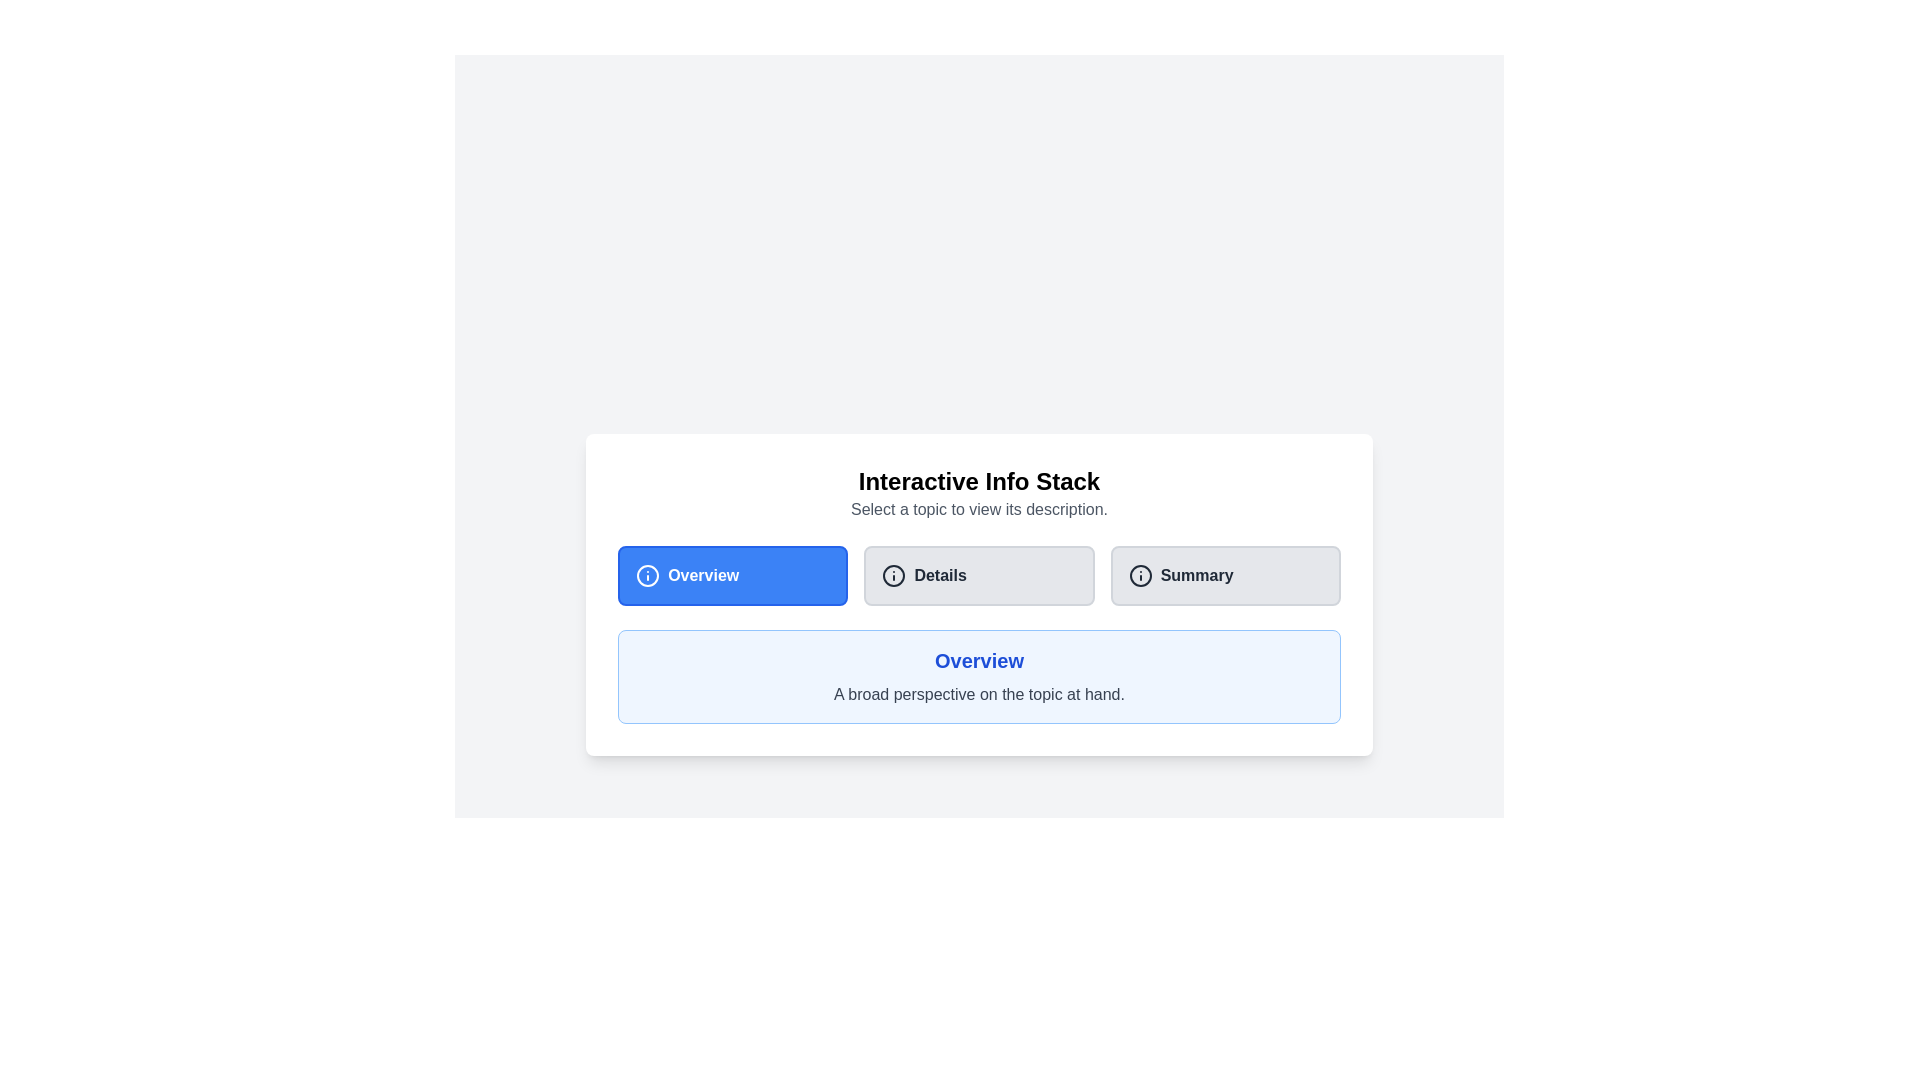 The image size is (1920, 1080). What do you see at coordinates (703, 575) in the screenshot?
I see `the bold 'Overview' text inside the leftmost blue button in a row of three buttons labeled 'Overview,' 'Details,' and 'Summary.'` at bounding box center [703, 575].